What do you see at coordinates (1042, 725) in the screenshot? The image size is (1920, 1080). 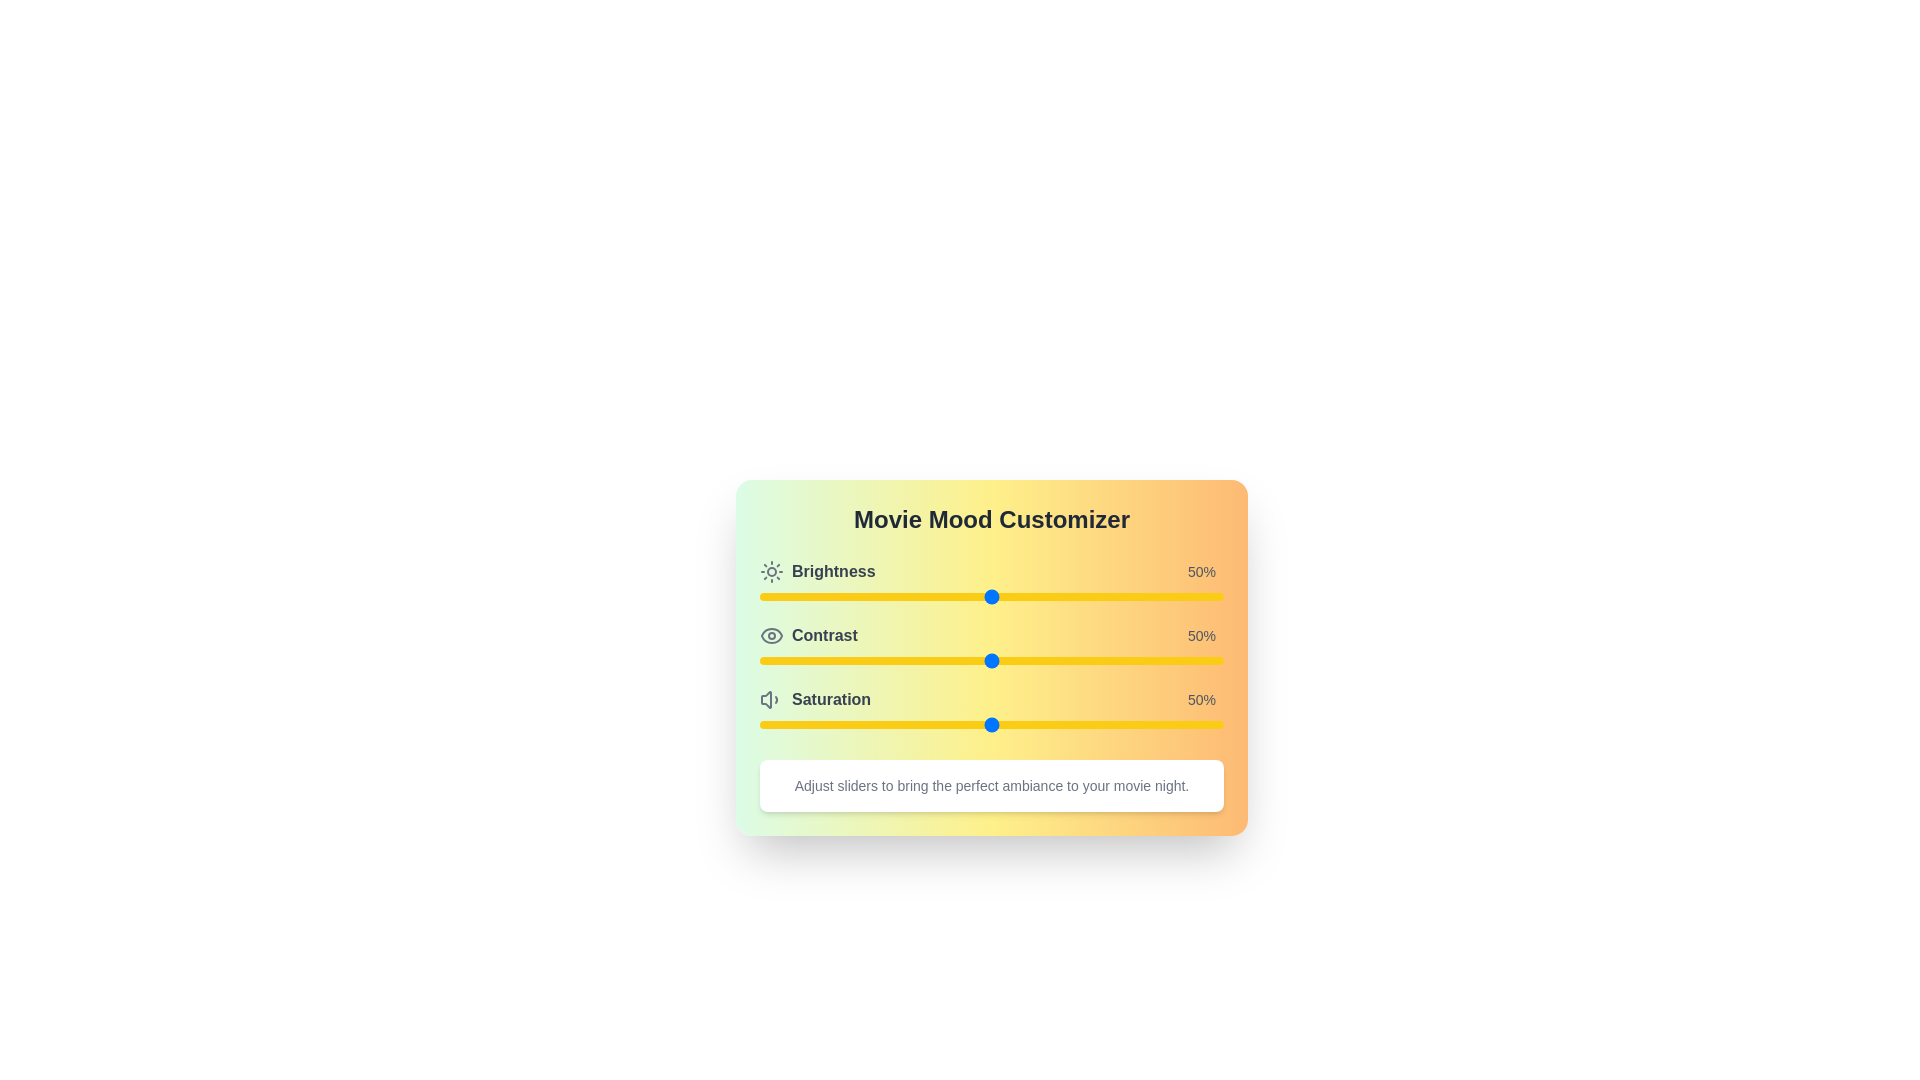 I see `the slider` at bounding box center [1042, 725].